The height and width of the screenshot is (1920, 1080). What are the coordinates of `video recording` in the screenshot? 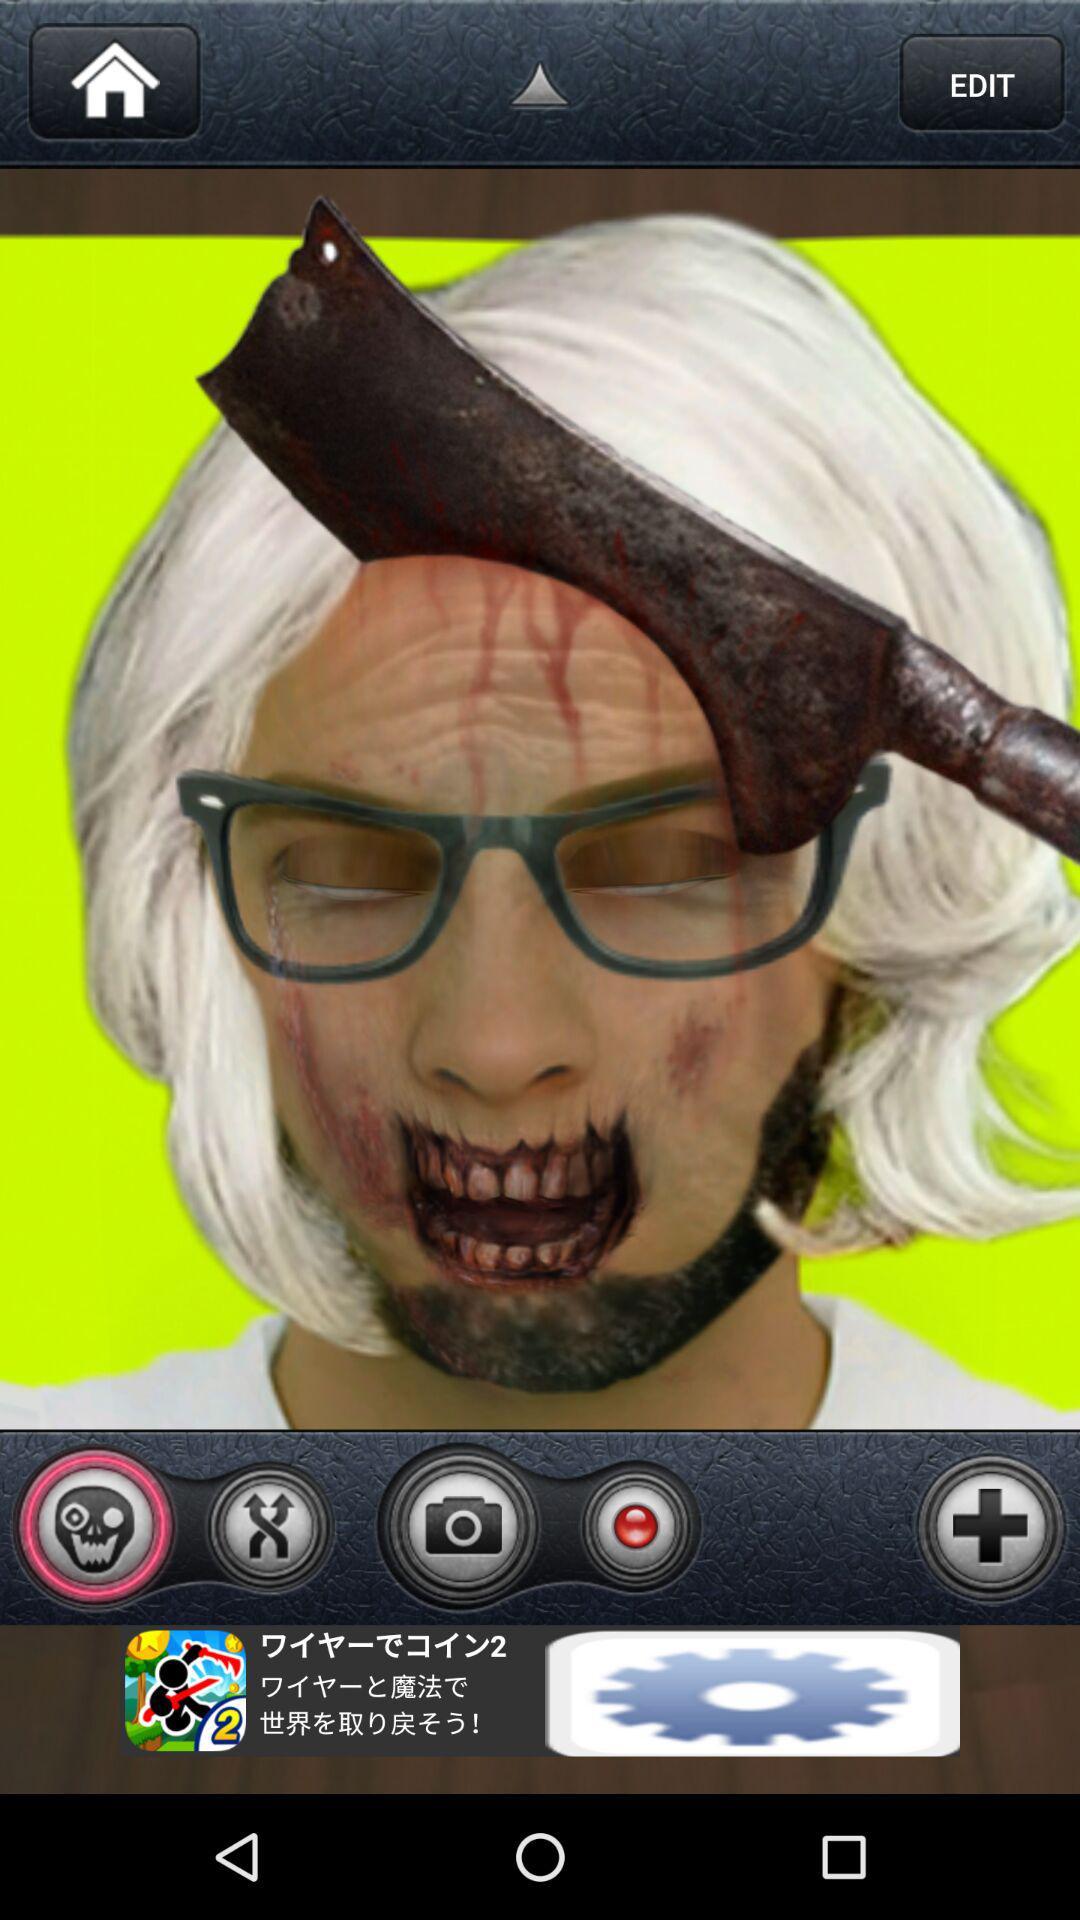 It's located at (636, 1525).